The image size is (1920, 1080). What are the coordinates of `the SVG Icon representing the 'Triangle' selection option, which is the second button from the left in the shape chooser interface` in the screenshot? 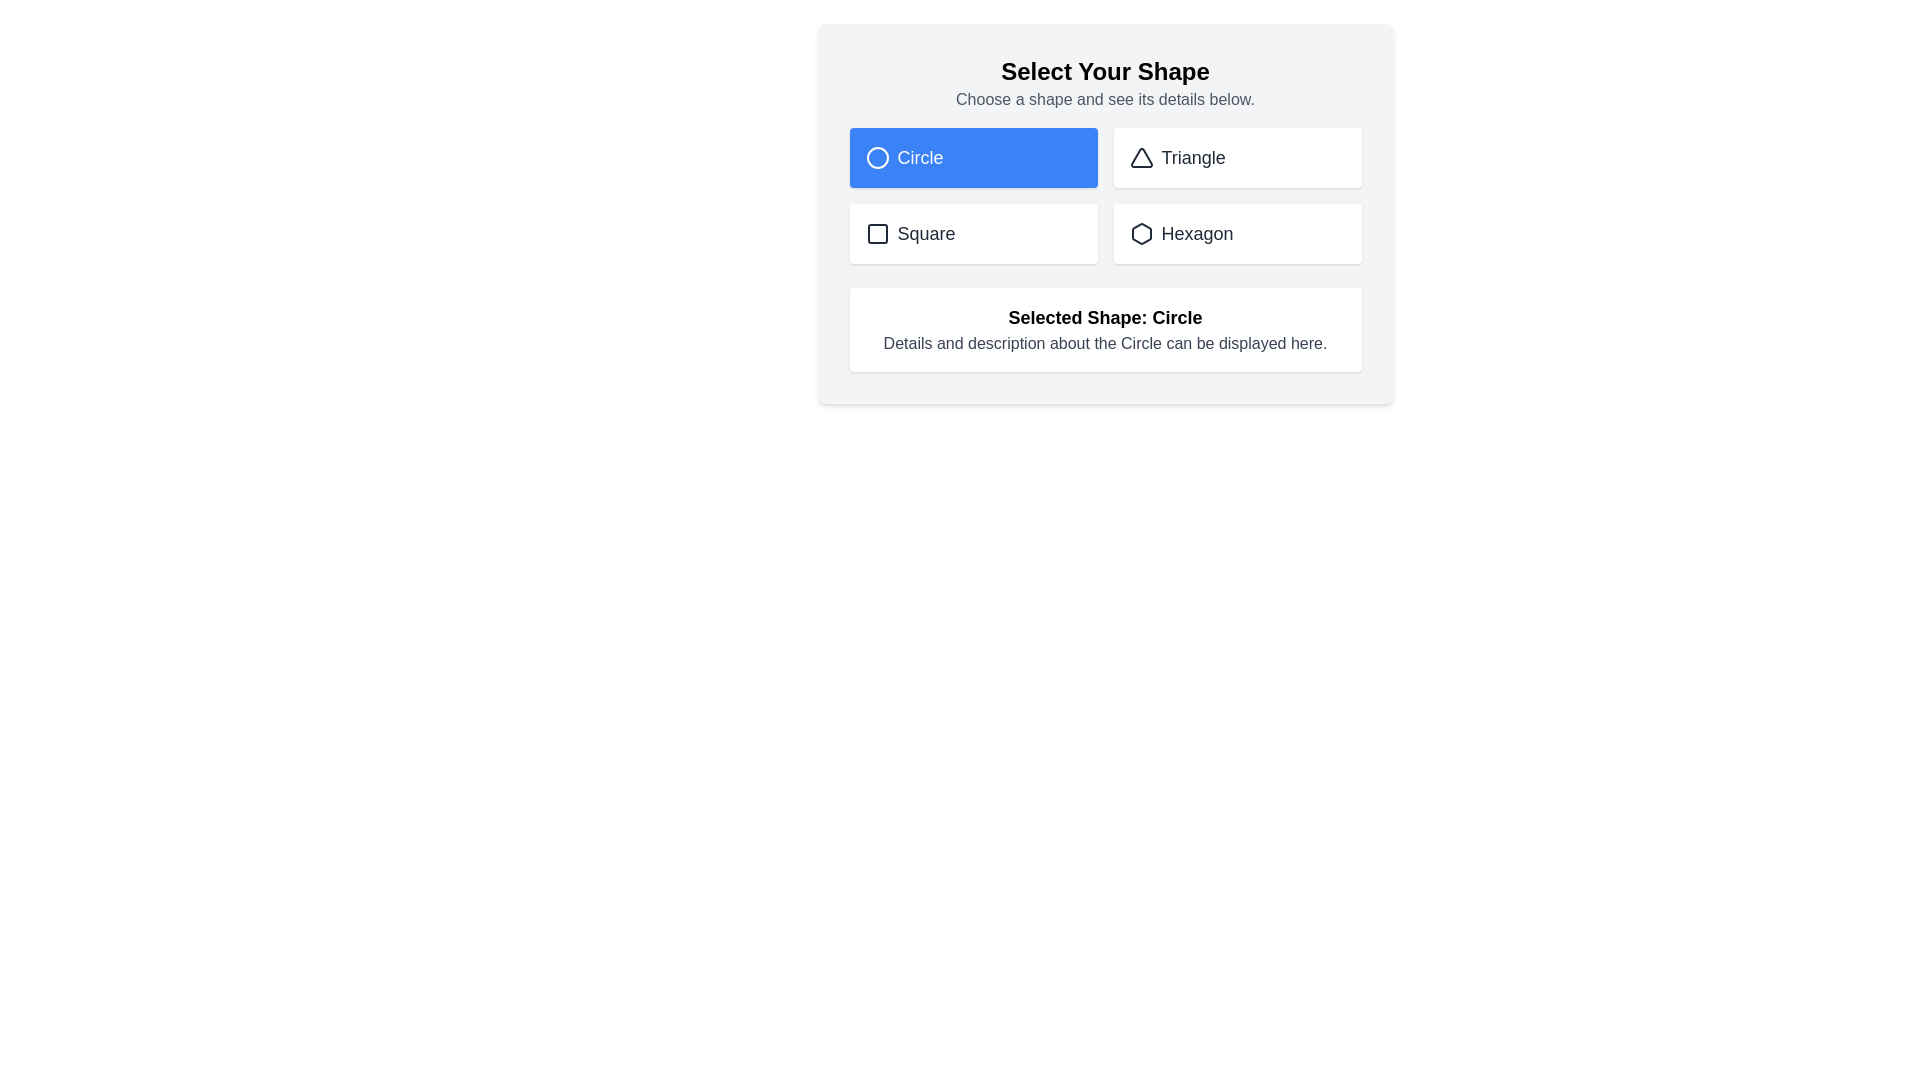 It's located at (1141, 157).